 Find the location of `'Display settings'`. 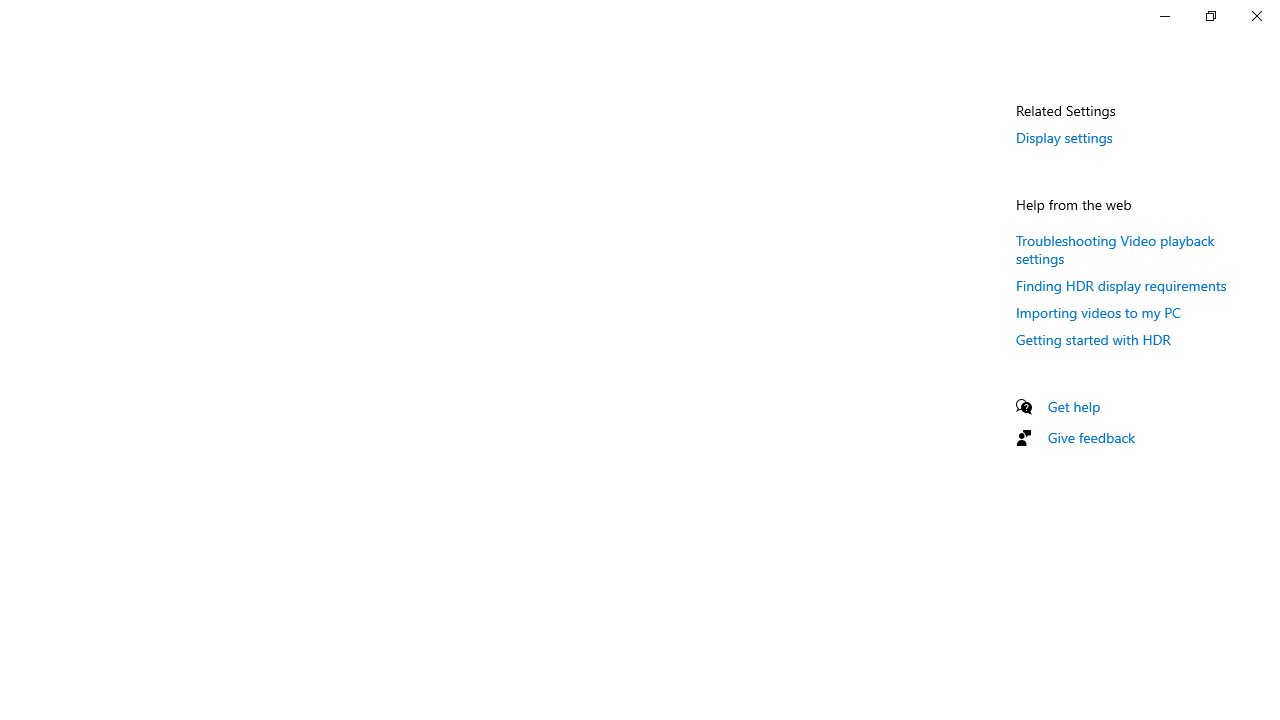

'Display settings' is located at coordinates (1063, 136).